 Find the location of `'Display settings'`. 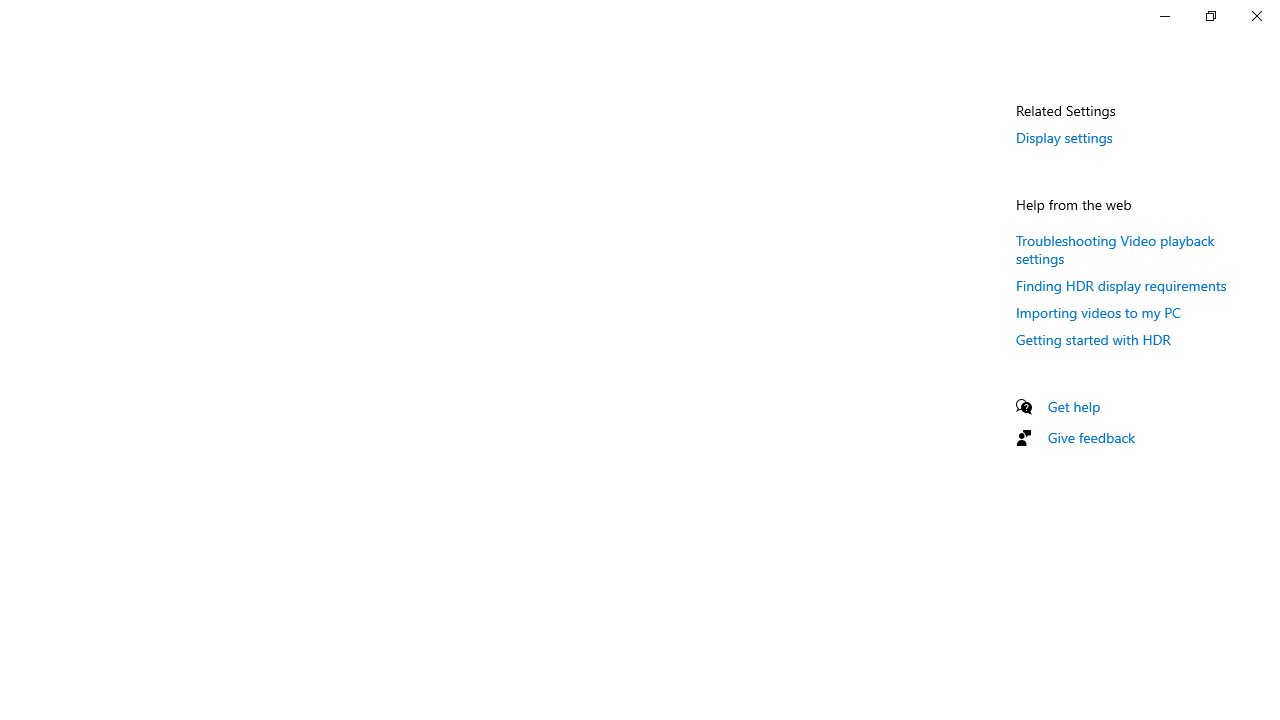

'Display settings' is located at coordinates (1063, 136).